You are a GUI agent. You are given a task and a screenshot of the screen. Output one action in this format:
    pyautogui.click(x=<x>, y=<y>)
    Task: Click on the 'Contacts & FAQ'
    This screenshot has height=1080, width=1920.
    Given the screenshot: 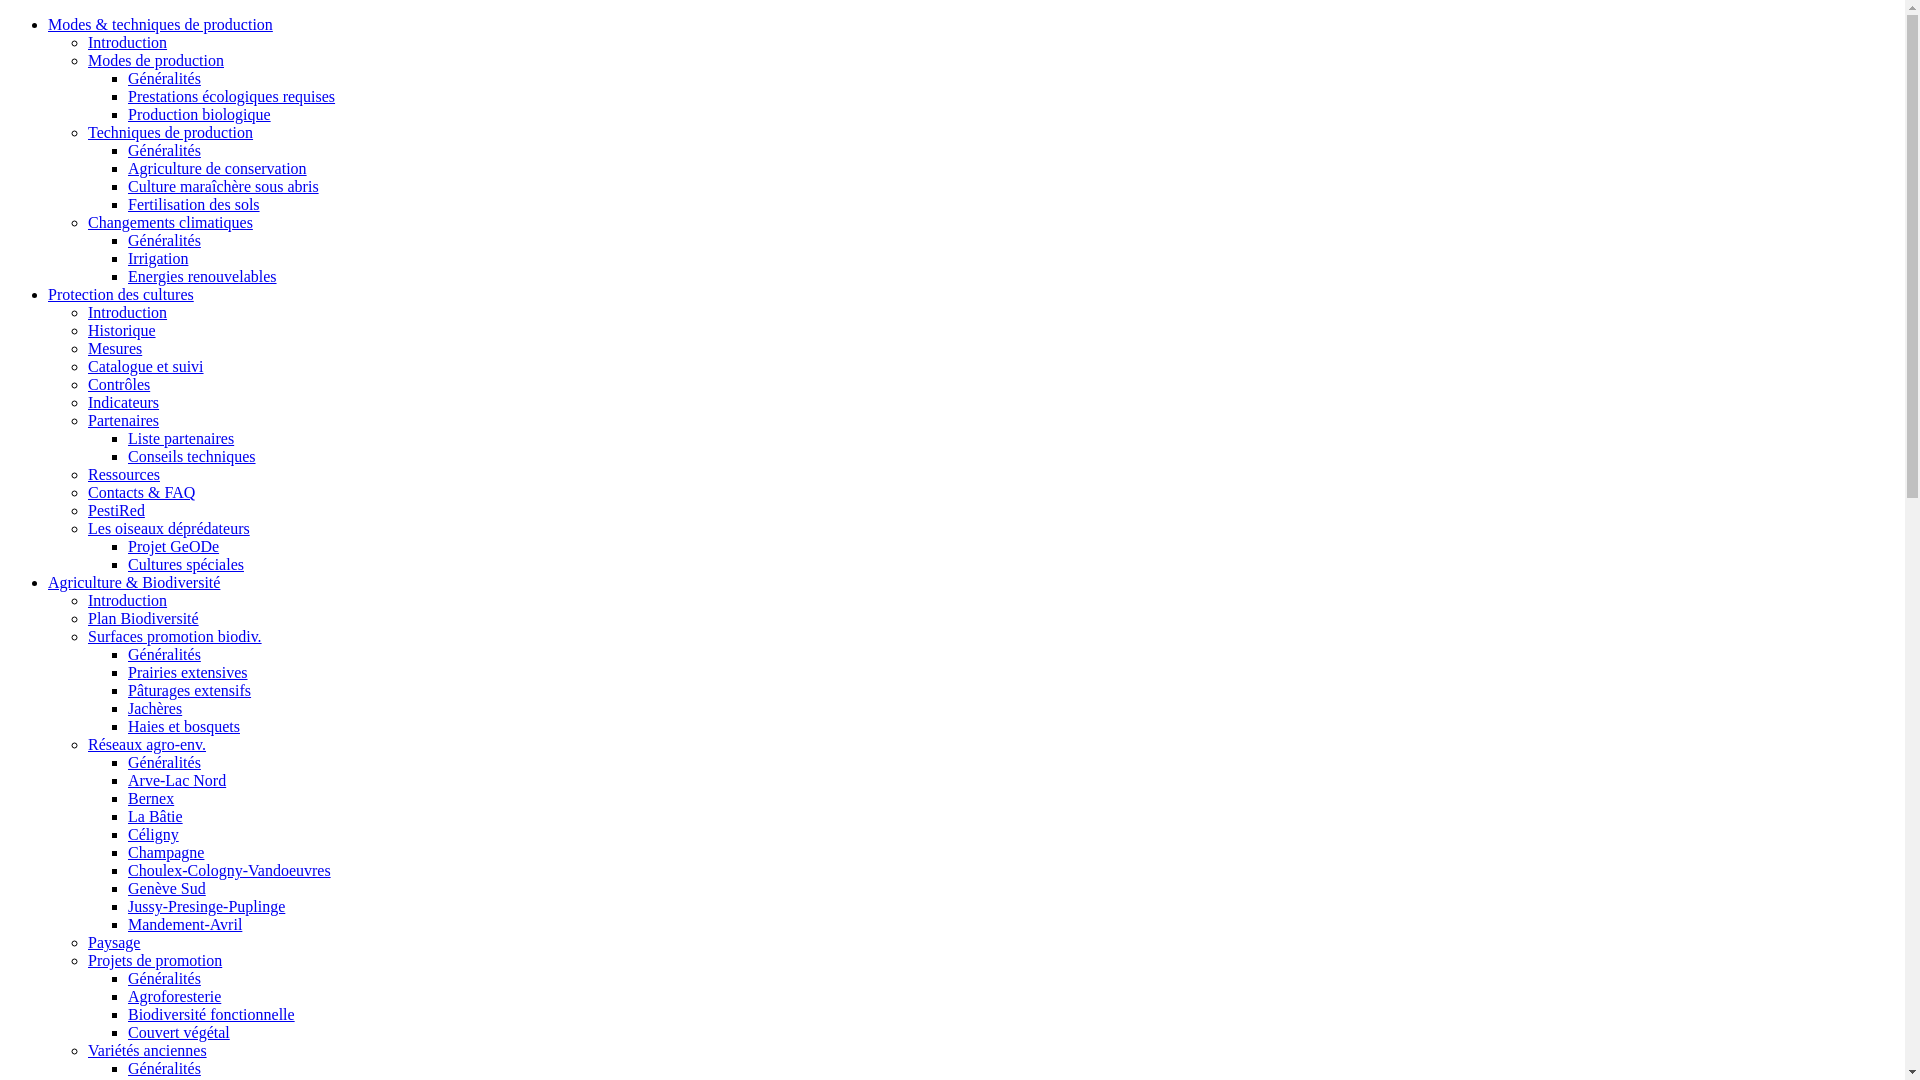 What is the action you would take?
    pyautogui.click(x=86, y=492)
    